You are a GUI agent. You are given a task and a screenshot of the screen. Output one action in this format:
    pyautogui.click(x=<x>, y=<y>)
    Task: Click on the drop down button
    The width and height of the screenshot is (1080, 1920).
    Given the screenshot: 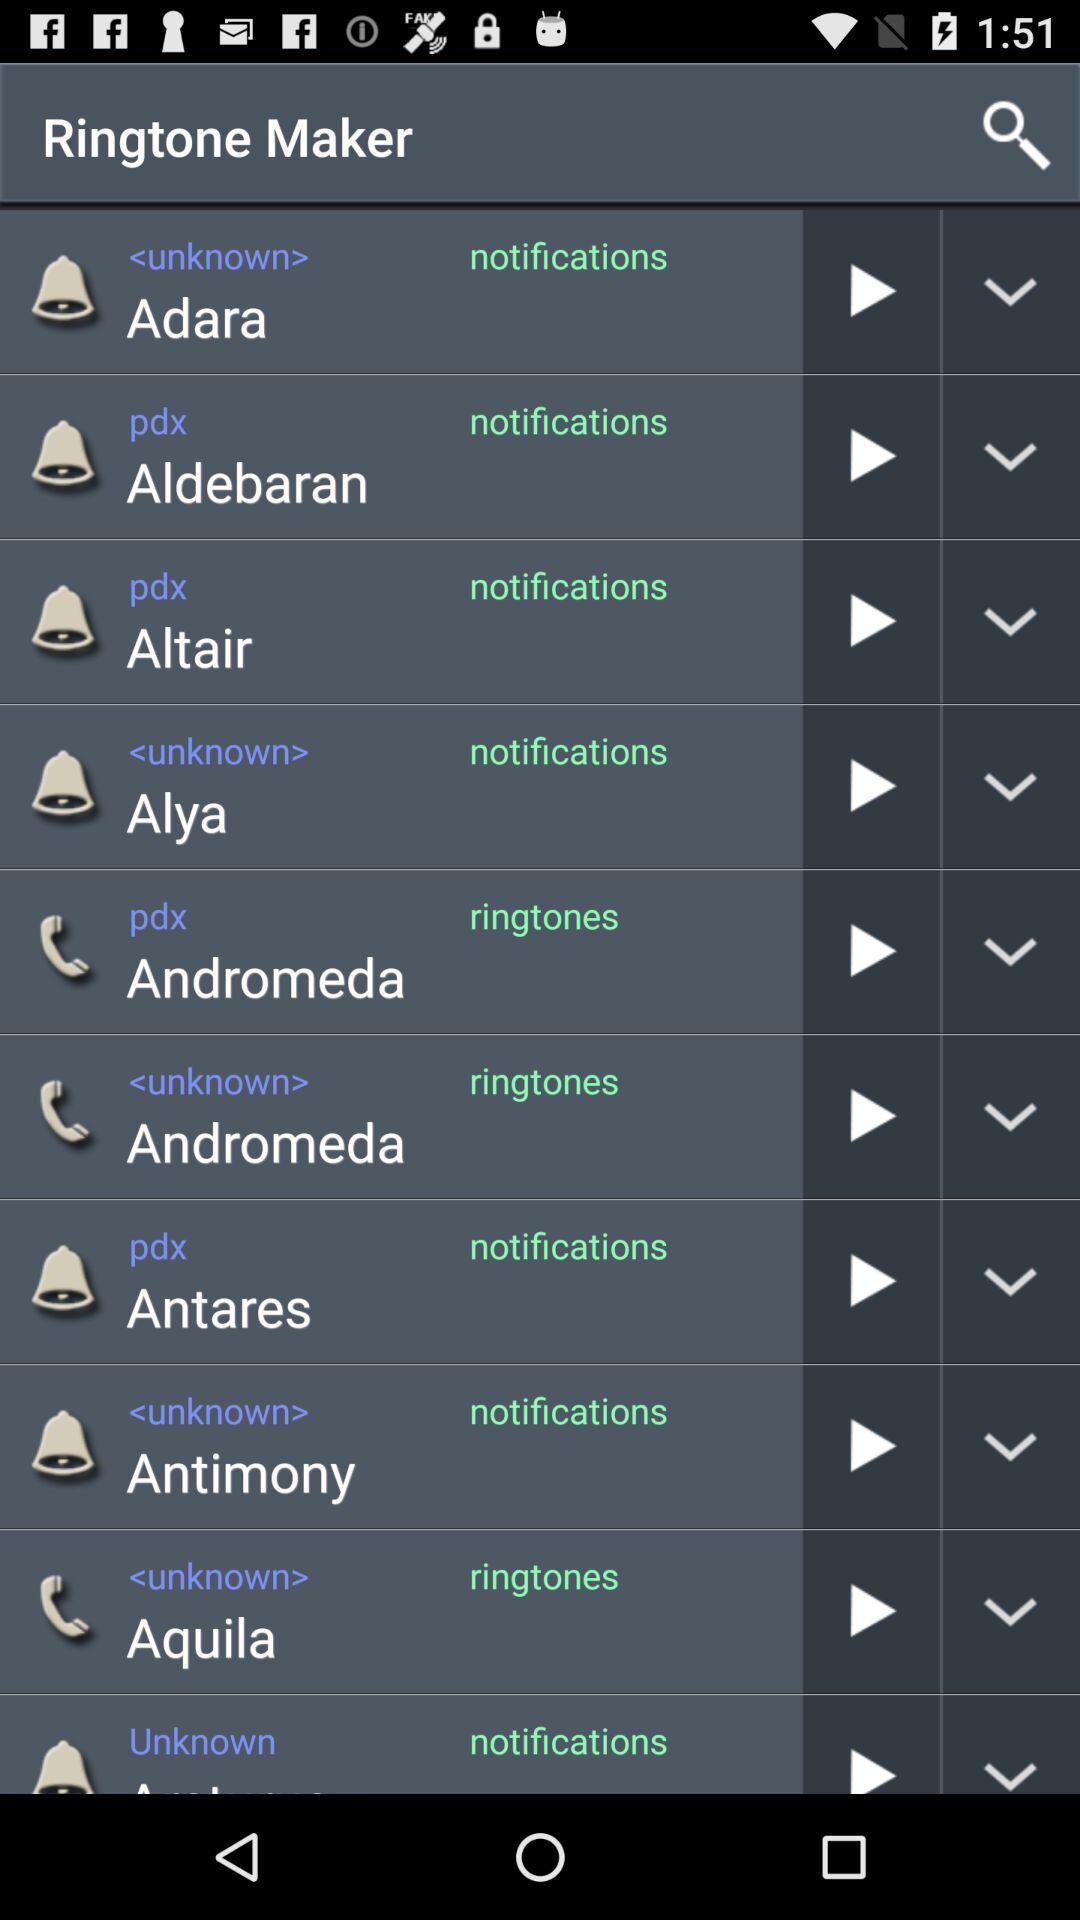 What is the action you would take?
    pyautogui.click(x=1011, y=455)
    